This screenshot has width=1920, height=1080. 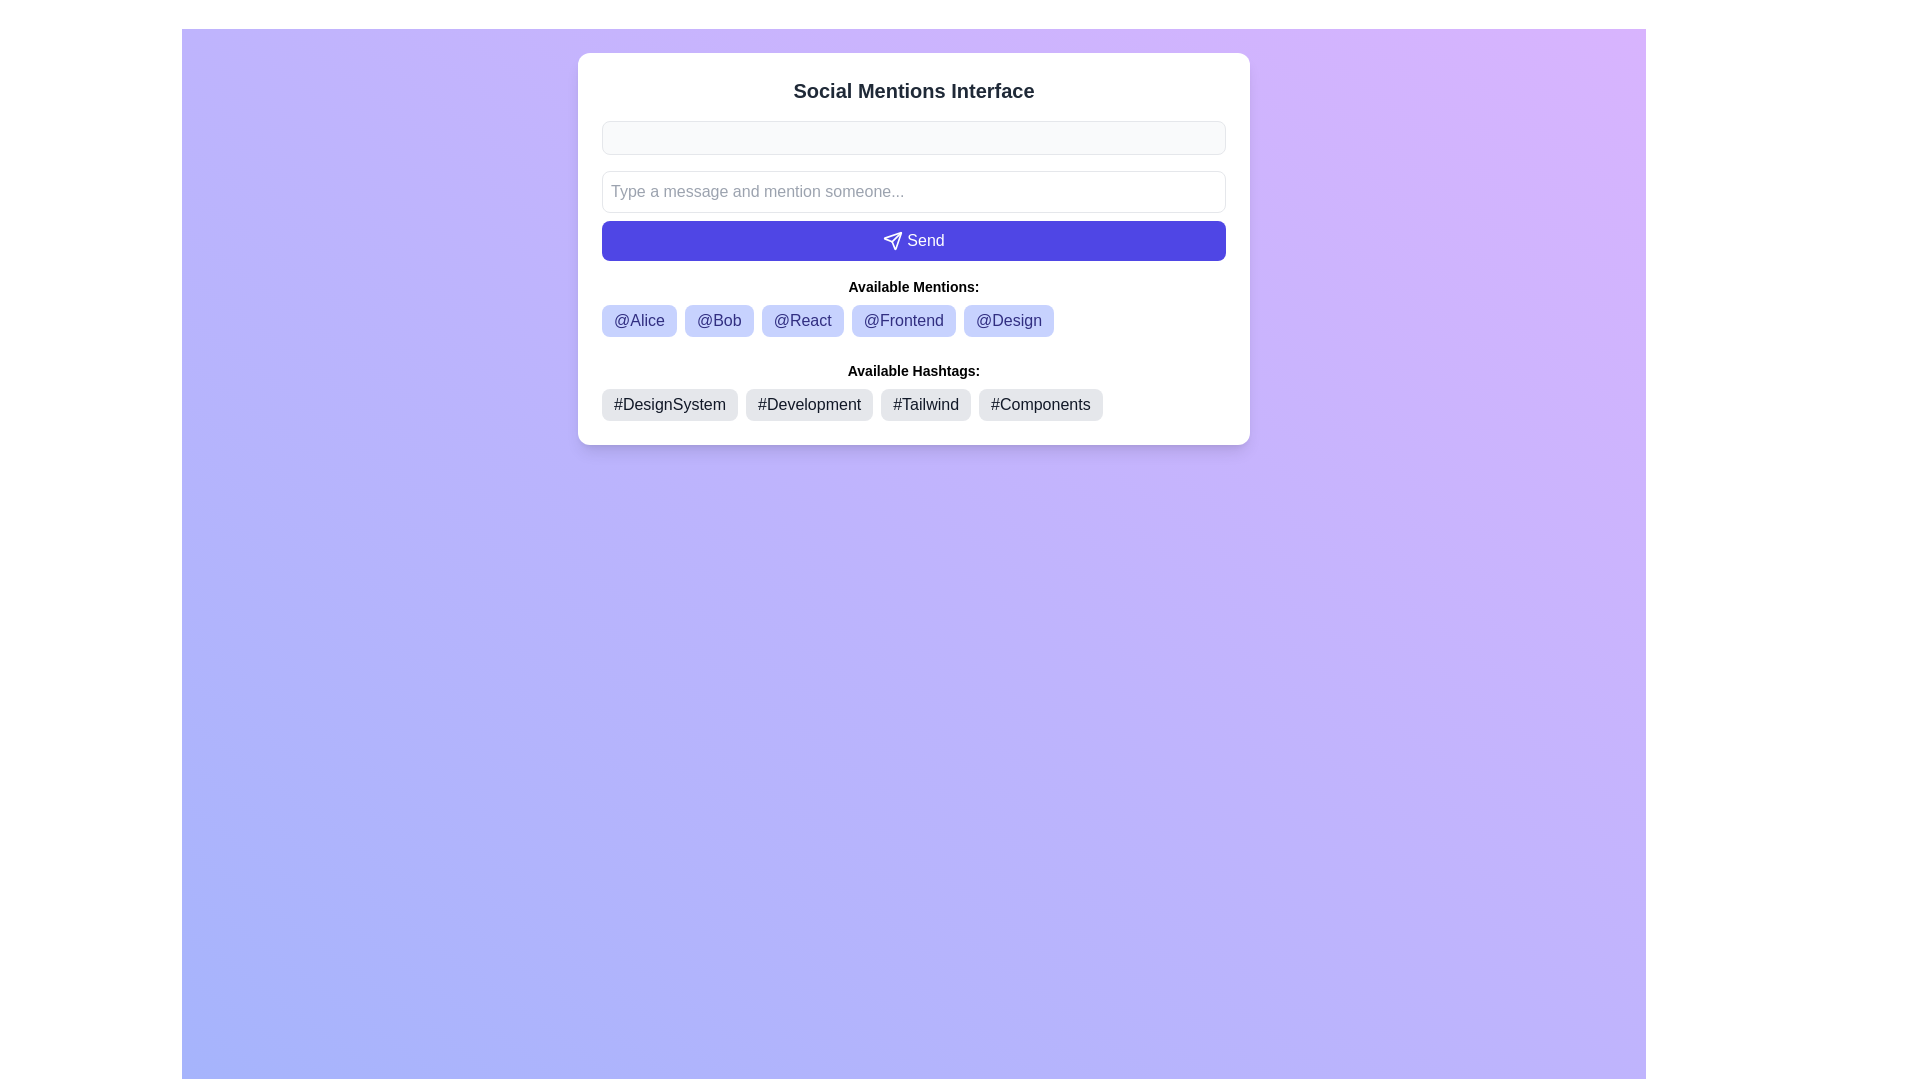 What do you see at coordinates (892, 239) in the screenshot?
I see `the send icon represented by an SVG graphic located on the right side of the 'Send' button to initiate sending a message` at bounding box center [892, 239].